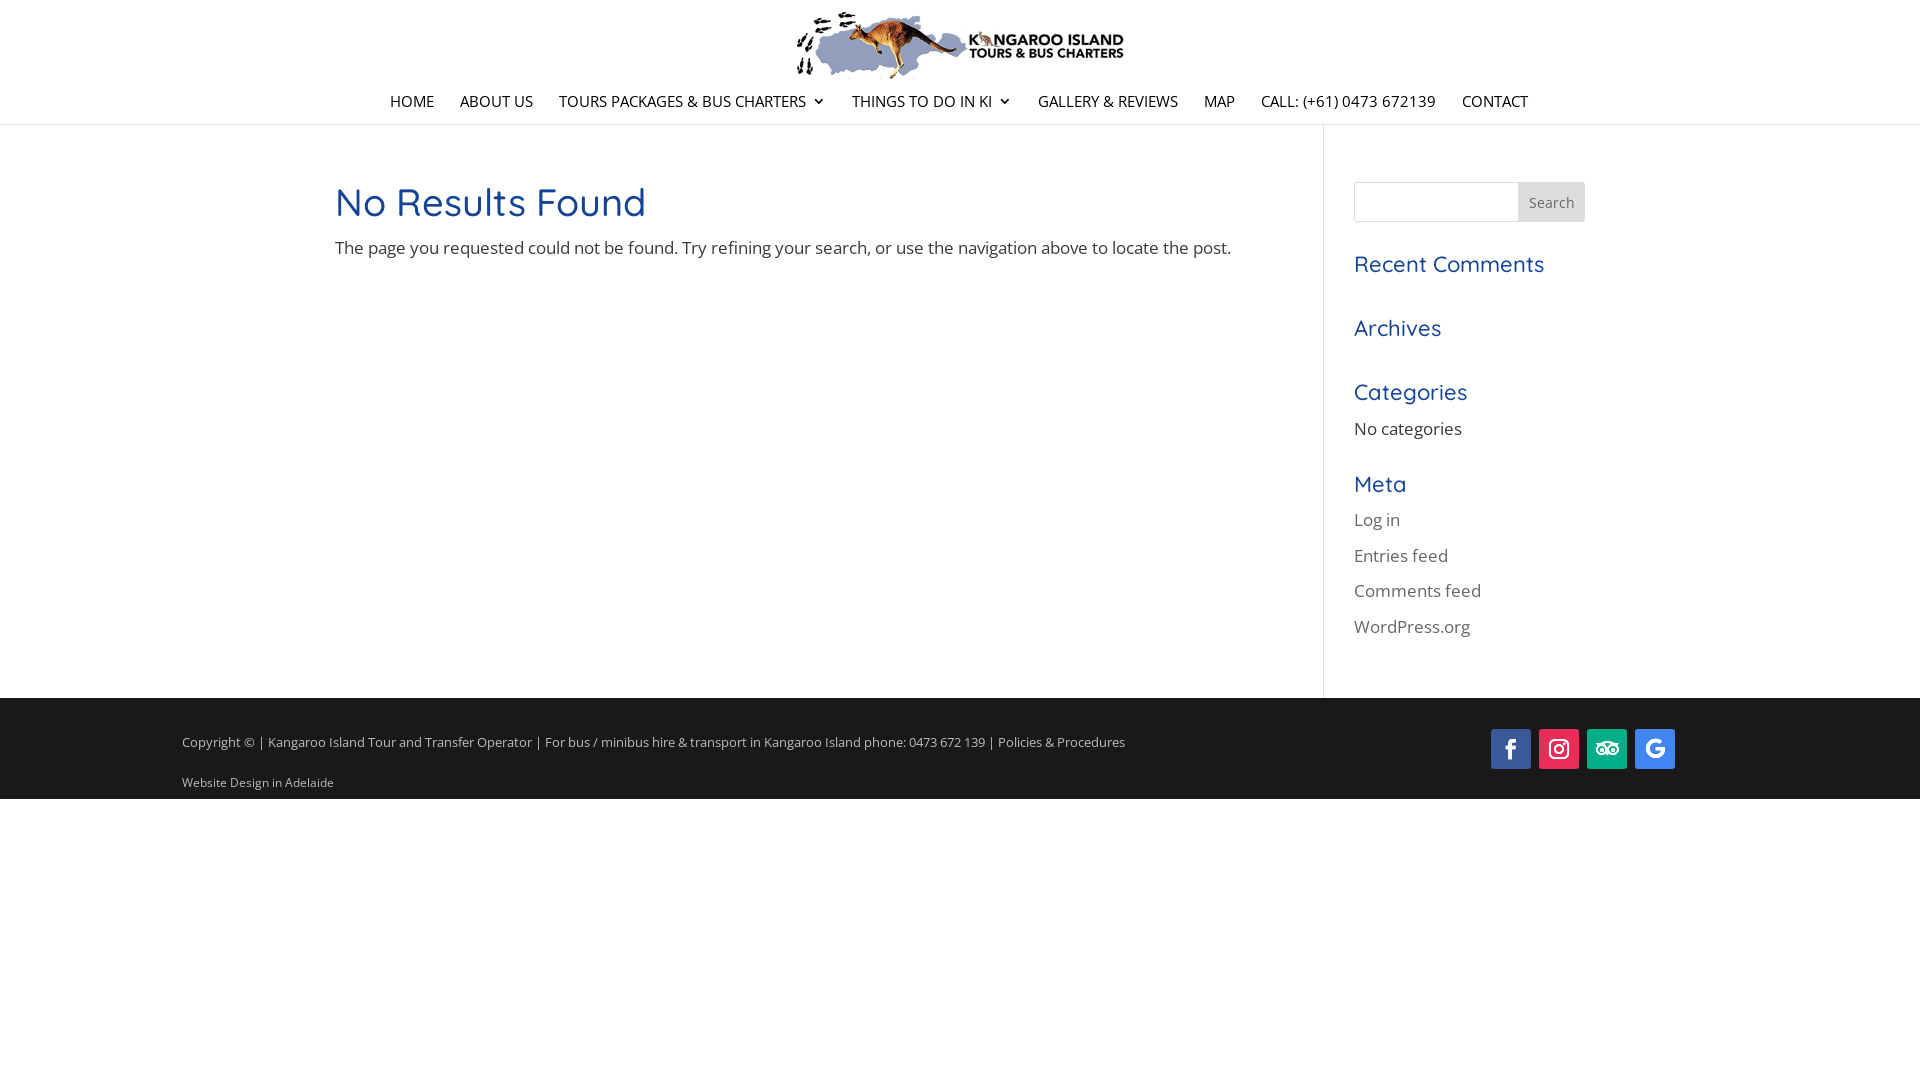  I want to click on 'Comments feed', so click(1416, 589).